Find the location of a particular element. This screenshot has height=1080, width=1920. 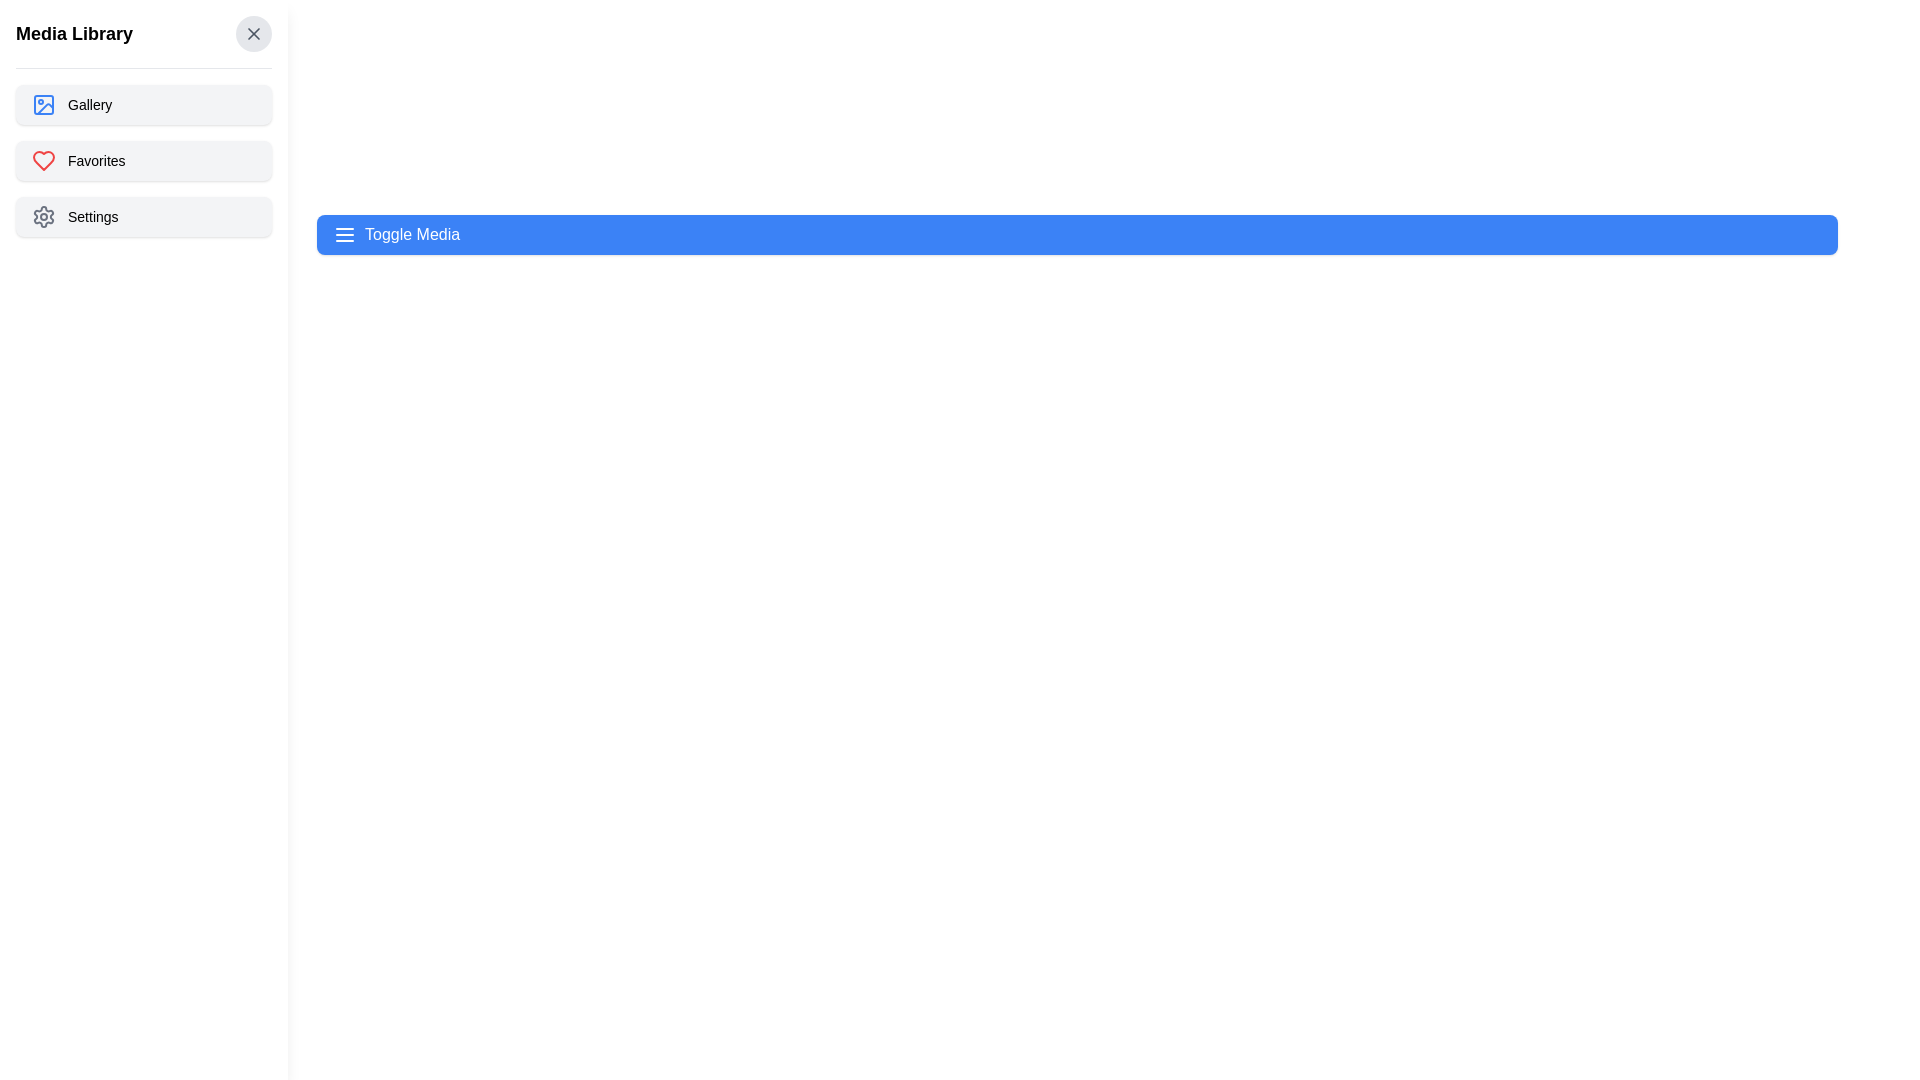

the close button in the top-right corner of the media drawer is located at coordinates (253, 34).